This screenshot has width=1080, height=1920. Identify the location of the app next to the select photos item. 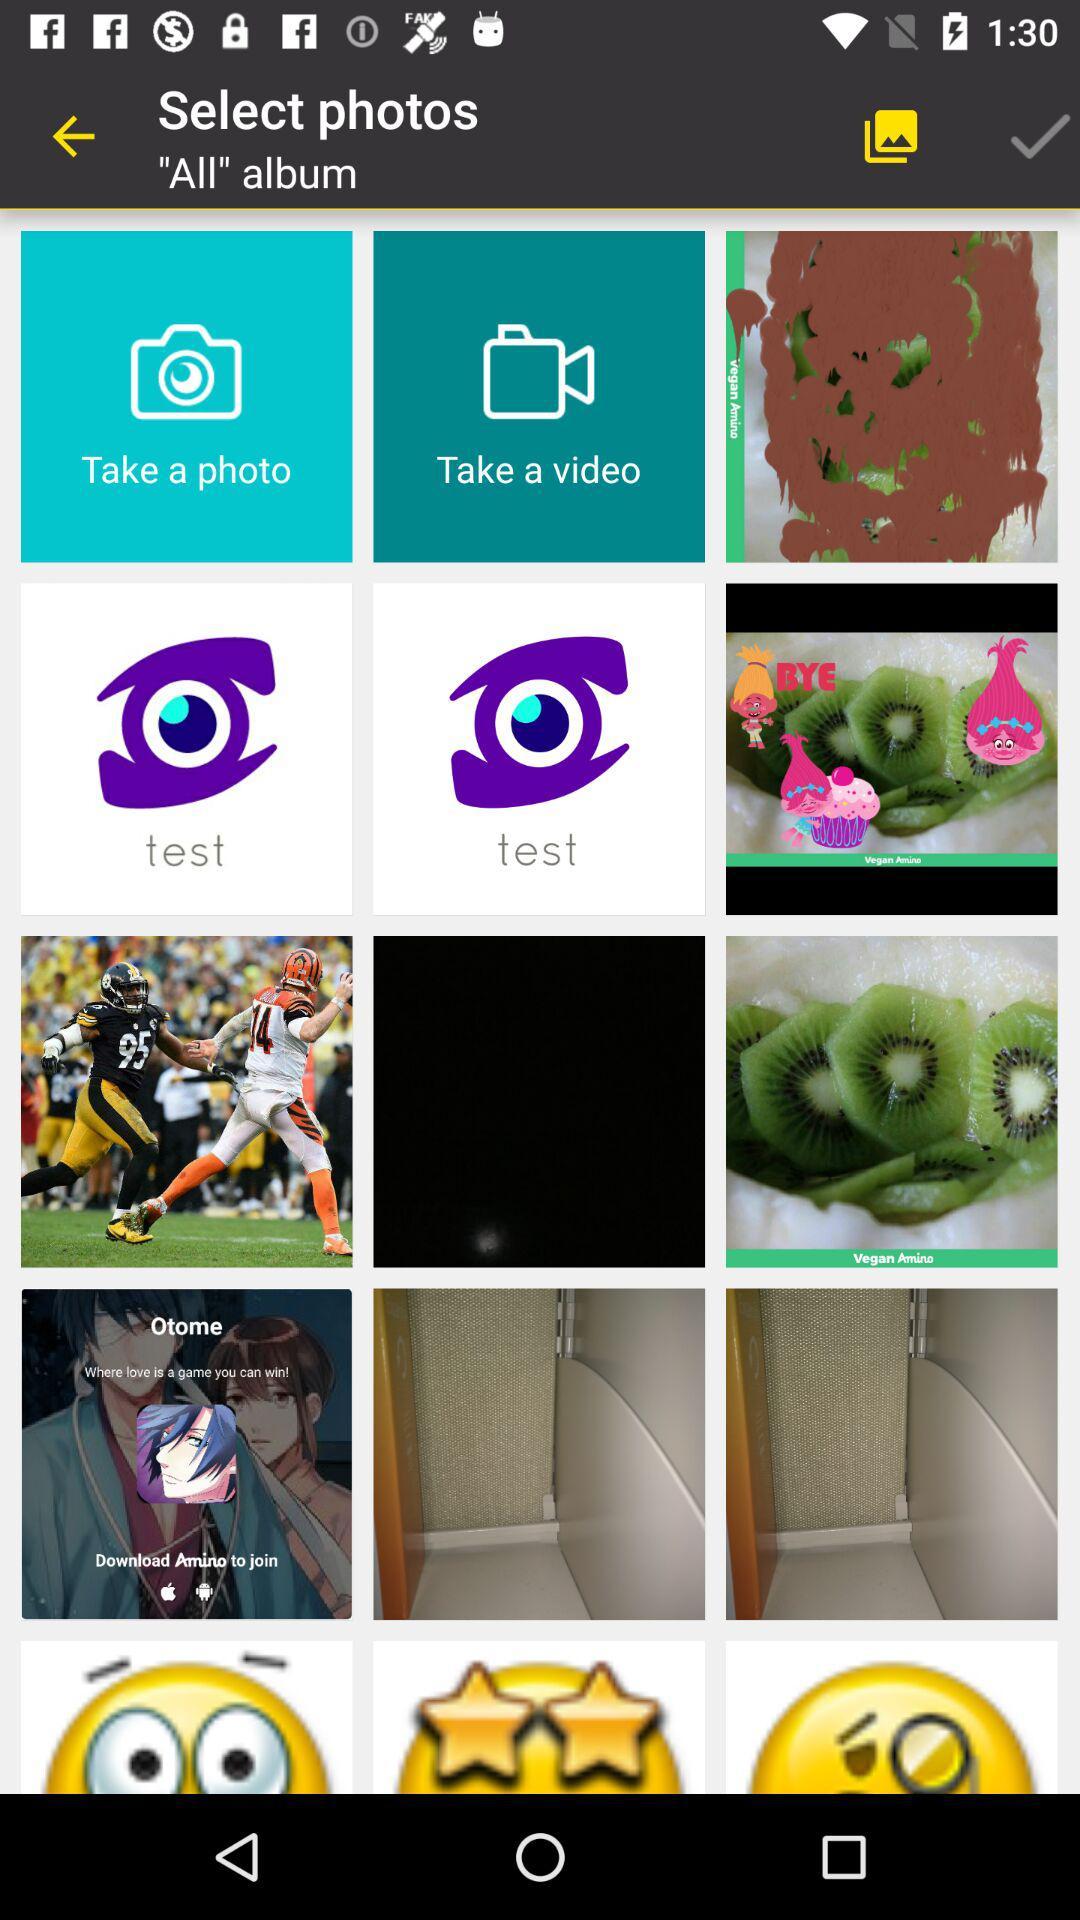
(890, 135).